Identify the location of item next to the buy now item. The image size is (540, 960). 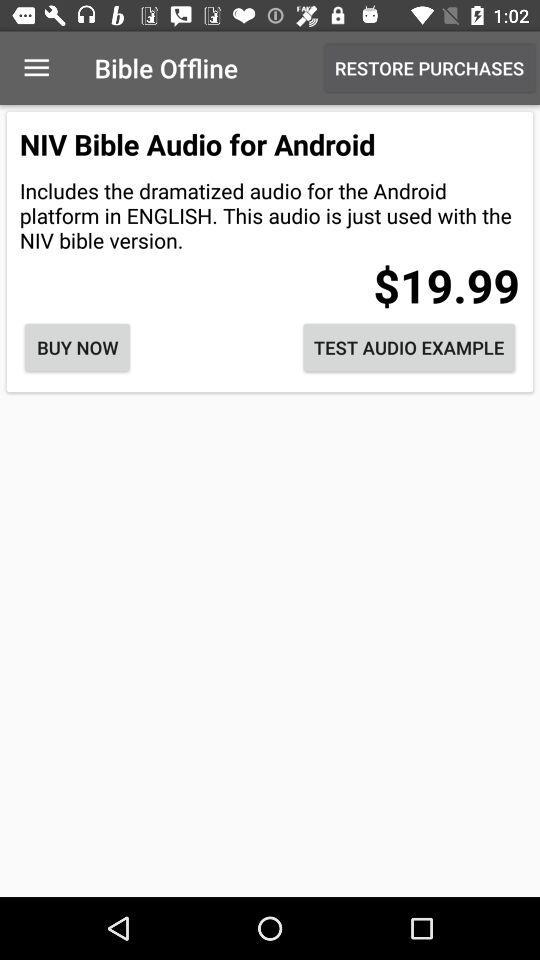
(408, 347).